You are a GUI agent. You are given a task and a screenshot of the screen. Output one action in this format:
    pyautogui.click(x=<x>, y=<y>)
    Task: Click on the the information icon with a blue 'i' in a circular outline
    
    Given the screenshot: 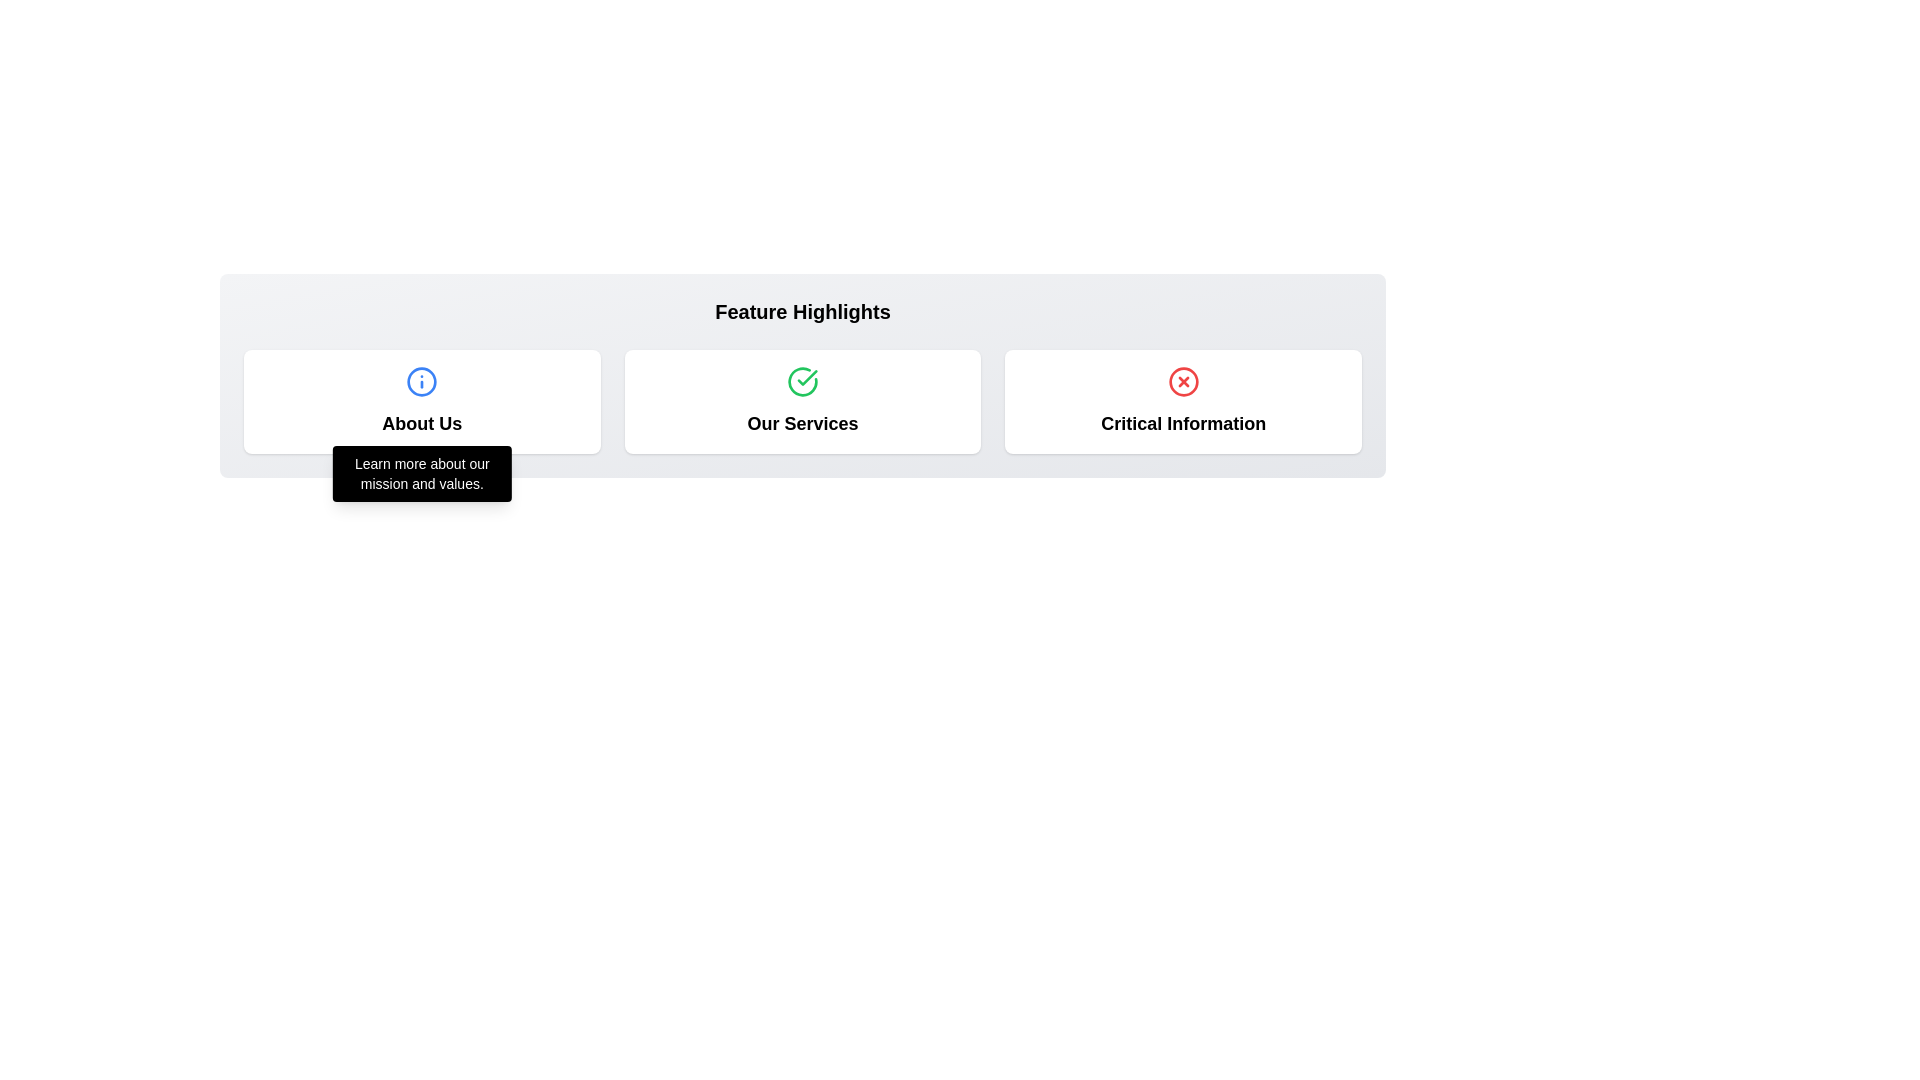 What is the action you would take?
    pyautogui.click(x=421, y=381)
    